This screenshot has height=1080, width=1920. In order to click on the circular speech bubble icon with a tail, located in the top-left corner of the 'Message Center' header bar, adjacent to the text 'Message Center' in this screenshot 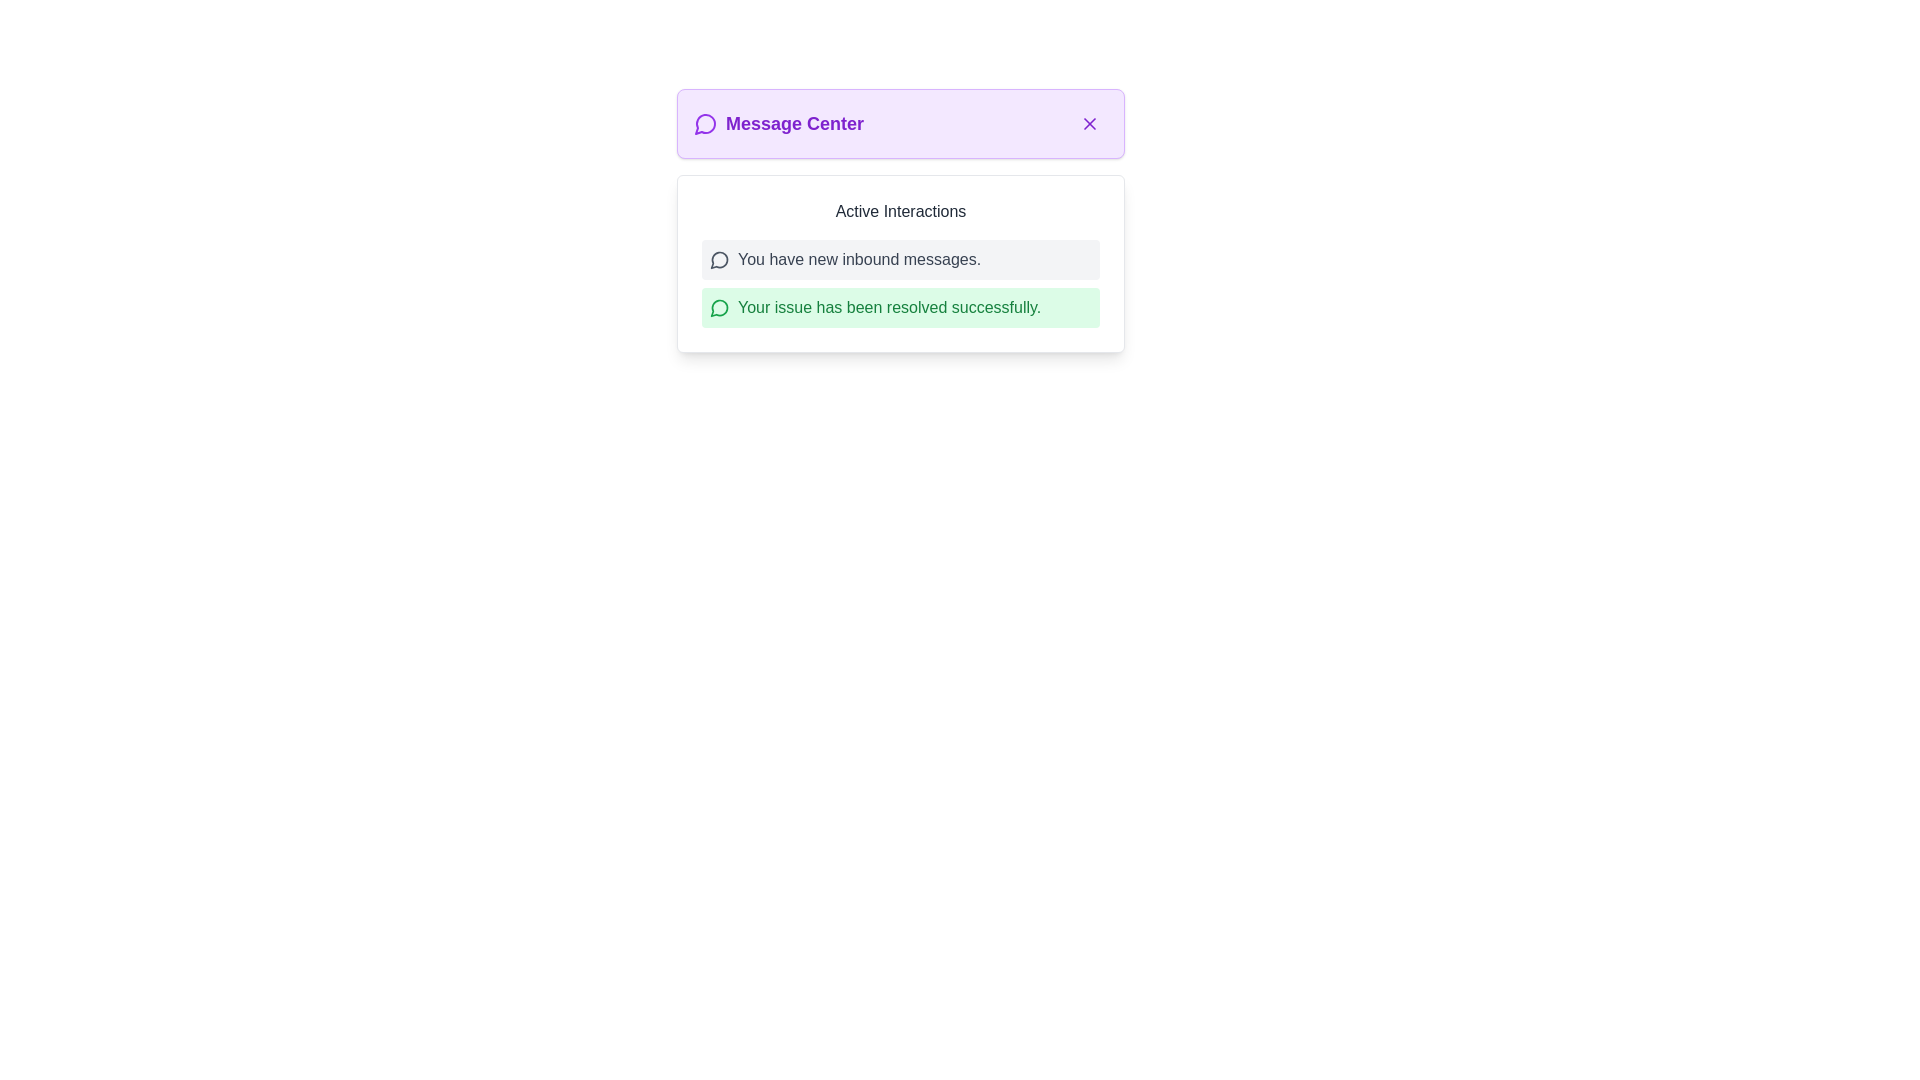, I will do `click(705, 124)`.